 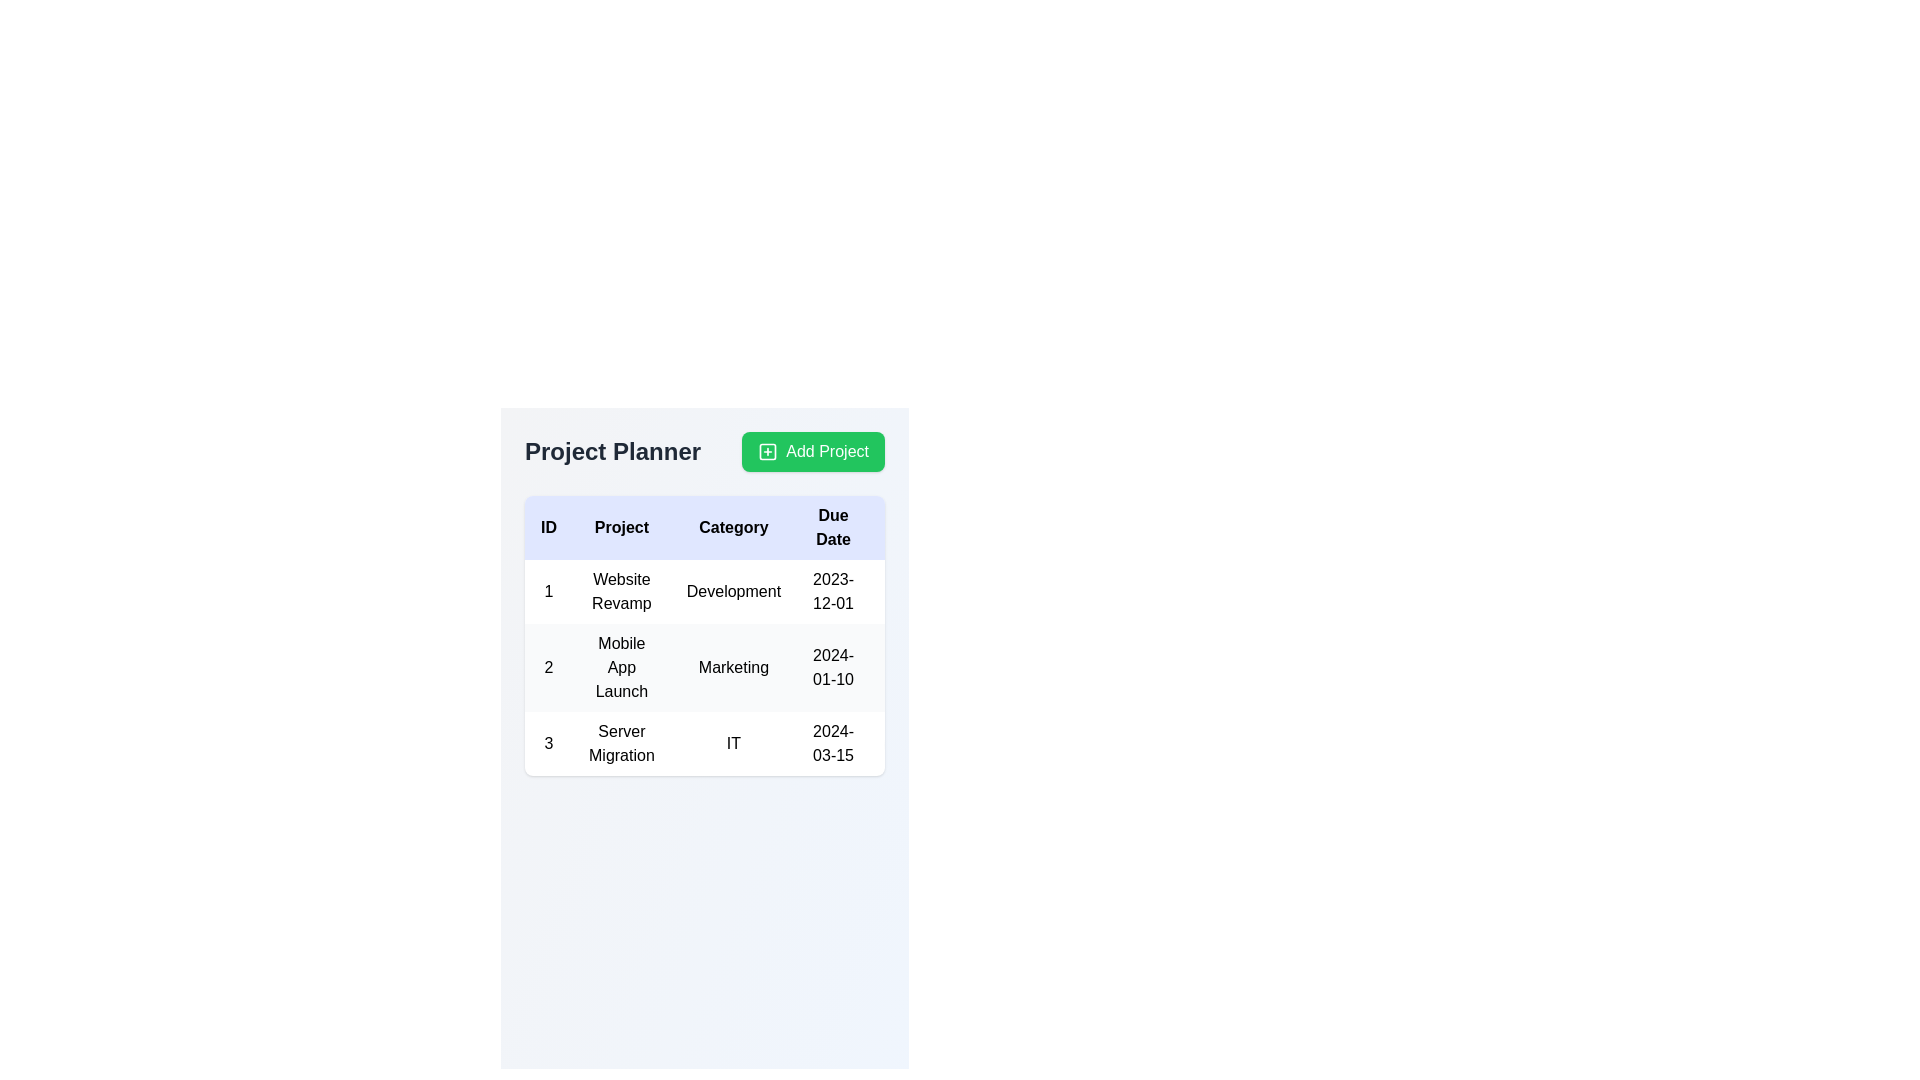 What do you see at coordinates (548, 590) in the screenshot?
I see `the text label that identifies the first entry in the table's 'ID' column by moving the cursor to its position` at bounding box center [548, 590].